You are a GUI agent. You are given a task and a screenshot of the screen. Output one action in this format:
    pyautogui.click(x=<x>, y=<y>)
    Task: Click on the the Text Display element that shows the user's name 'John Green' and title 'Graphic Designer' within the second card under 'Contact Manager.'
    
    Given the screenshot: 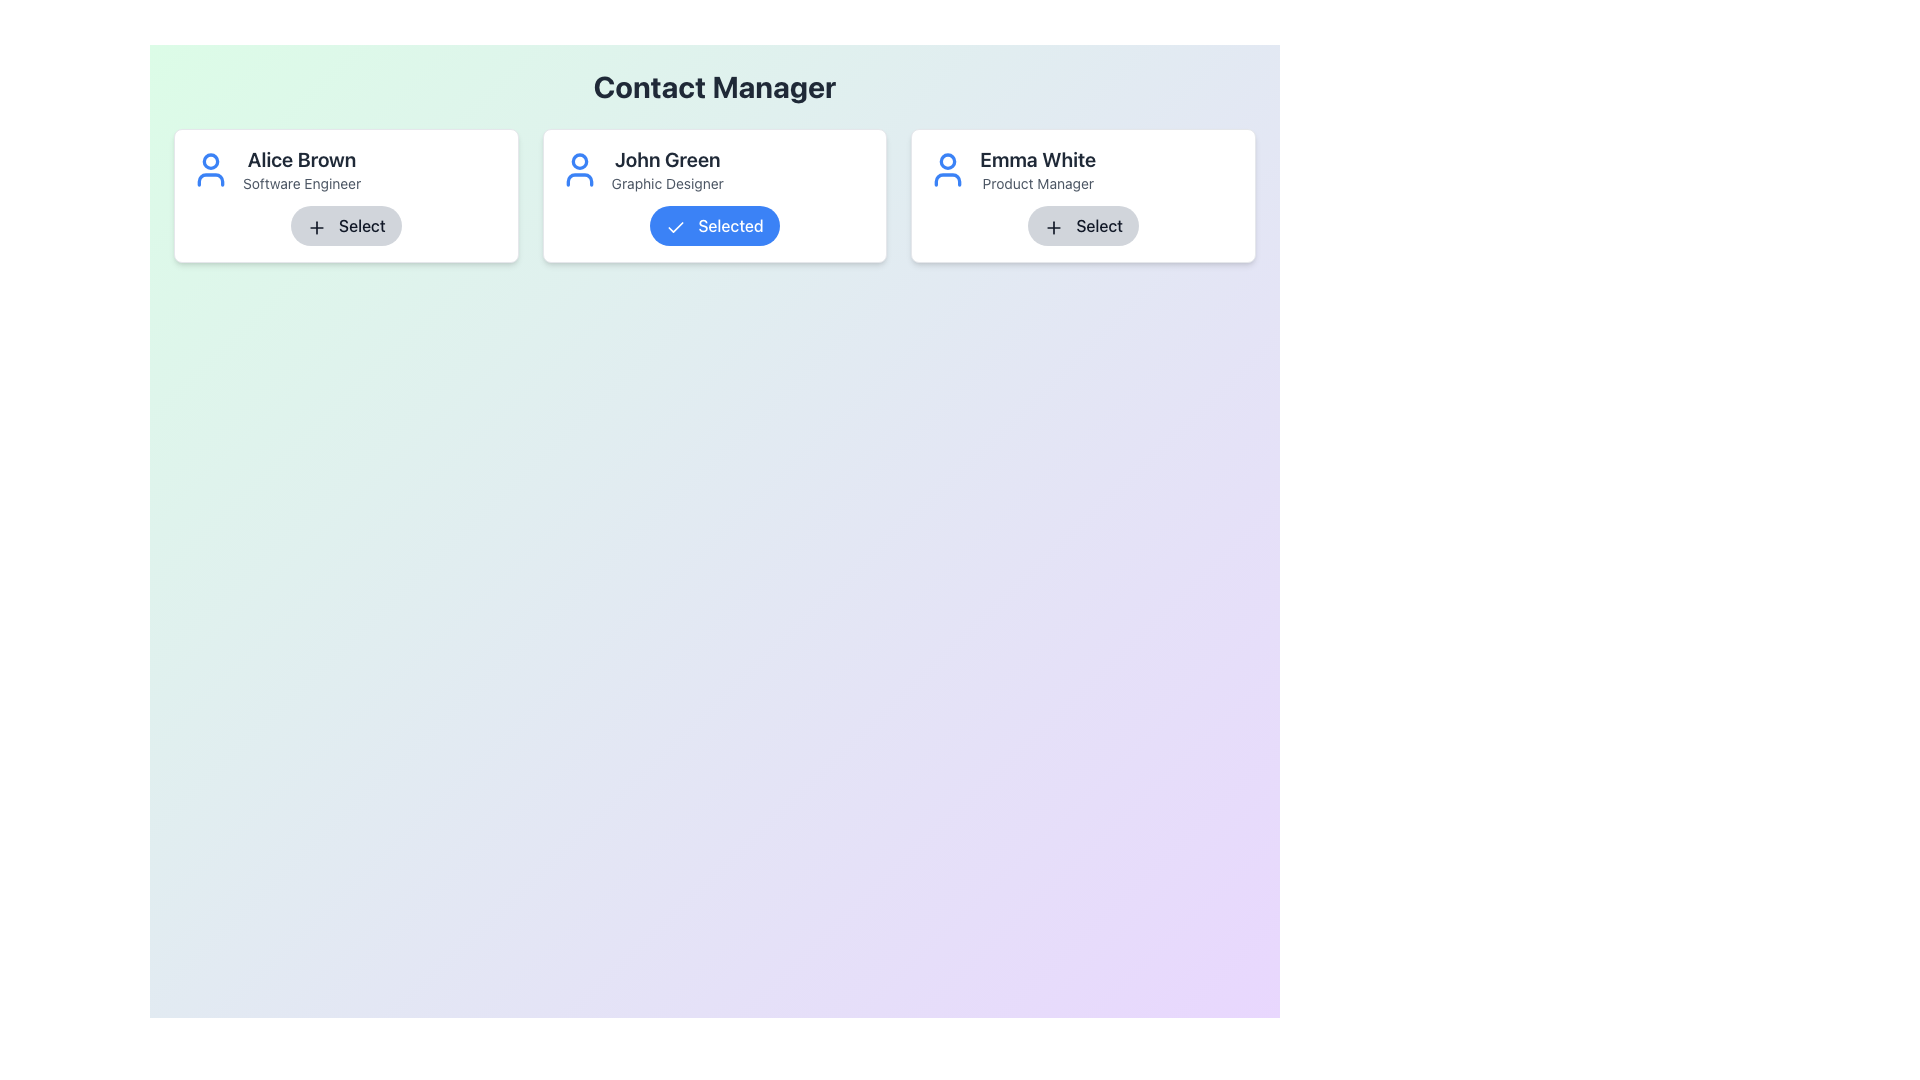 What is the action you would take?
    pyautogui.click(x=667, y=168)
    